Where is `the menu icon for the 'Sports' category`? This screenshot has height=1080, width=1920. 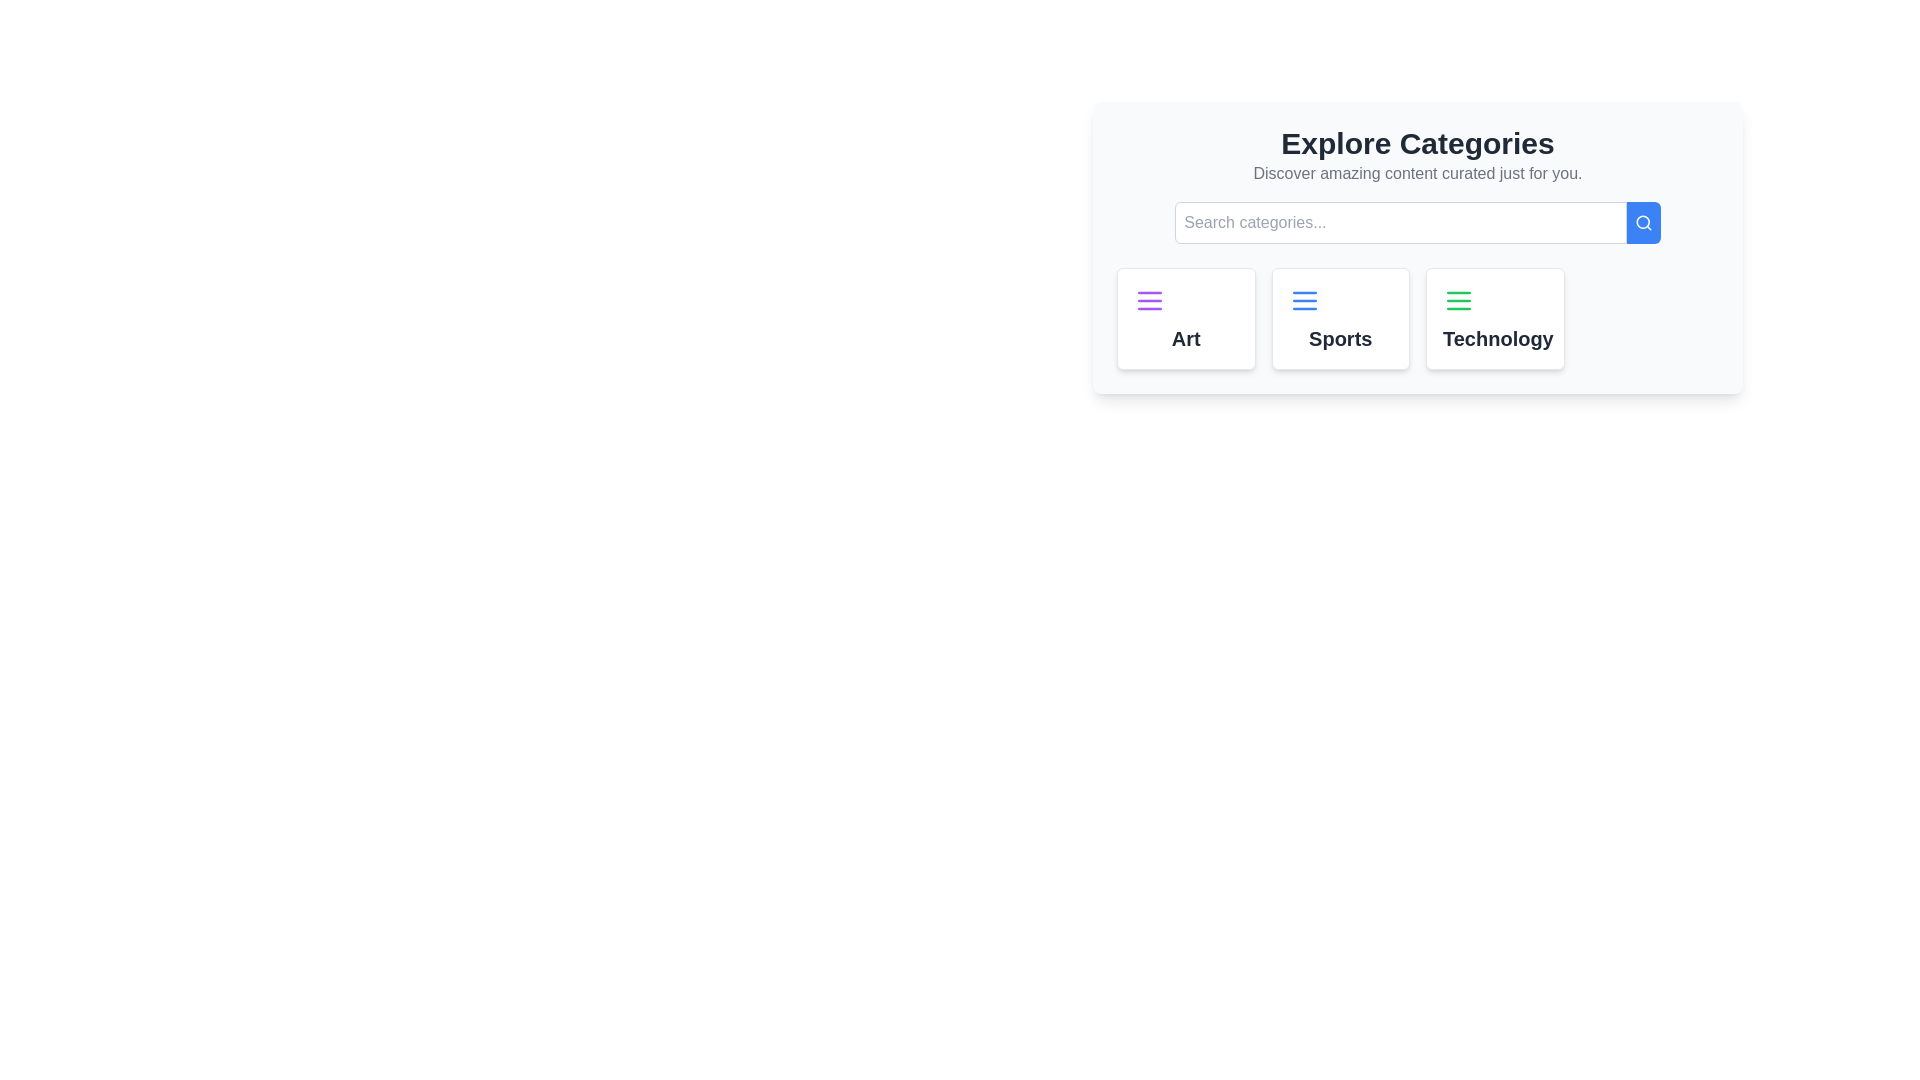 the menu icon for the 'Sports' category is located at coordinates (1304, 300).